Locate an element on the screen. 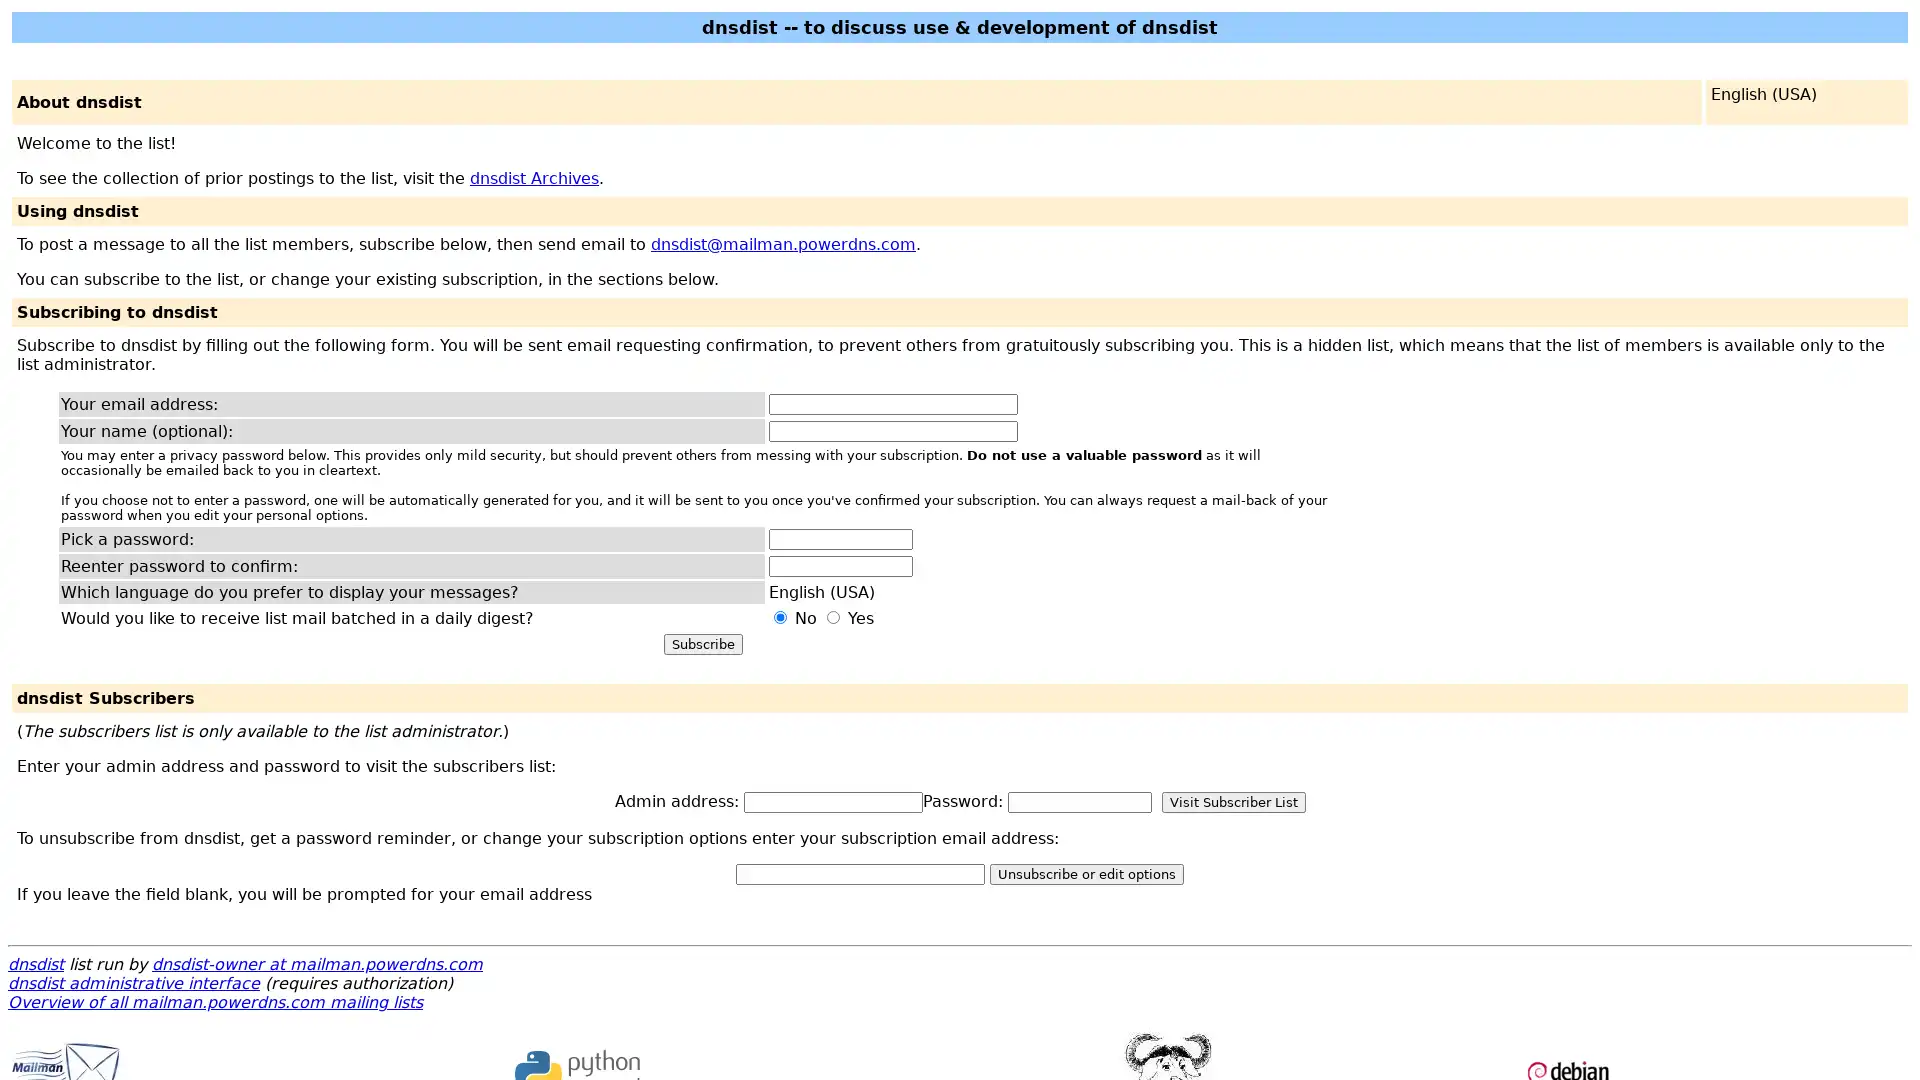  Visit Subscriber List is located at coordinates (1232, 801).